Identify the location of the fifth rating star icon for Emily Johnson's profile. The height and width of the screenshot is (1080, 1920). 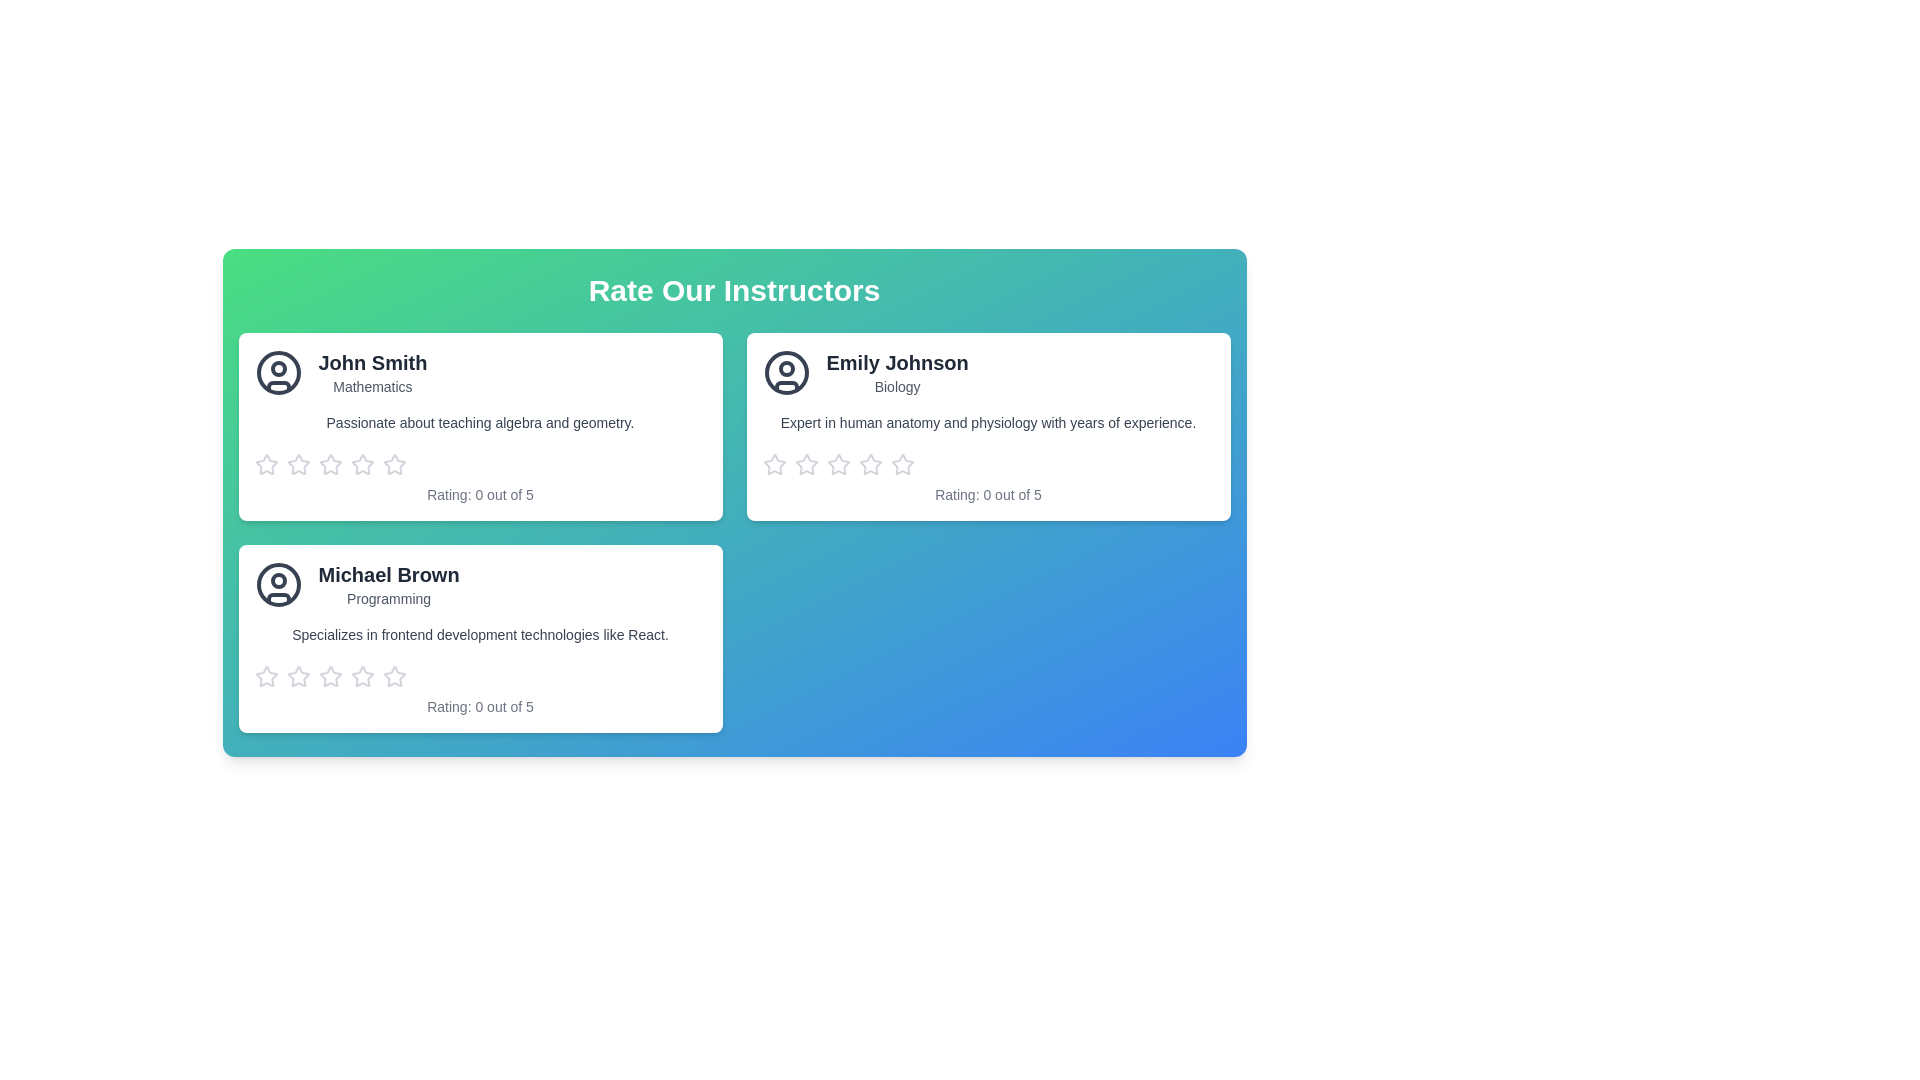
(870, 465).